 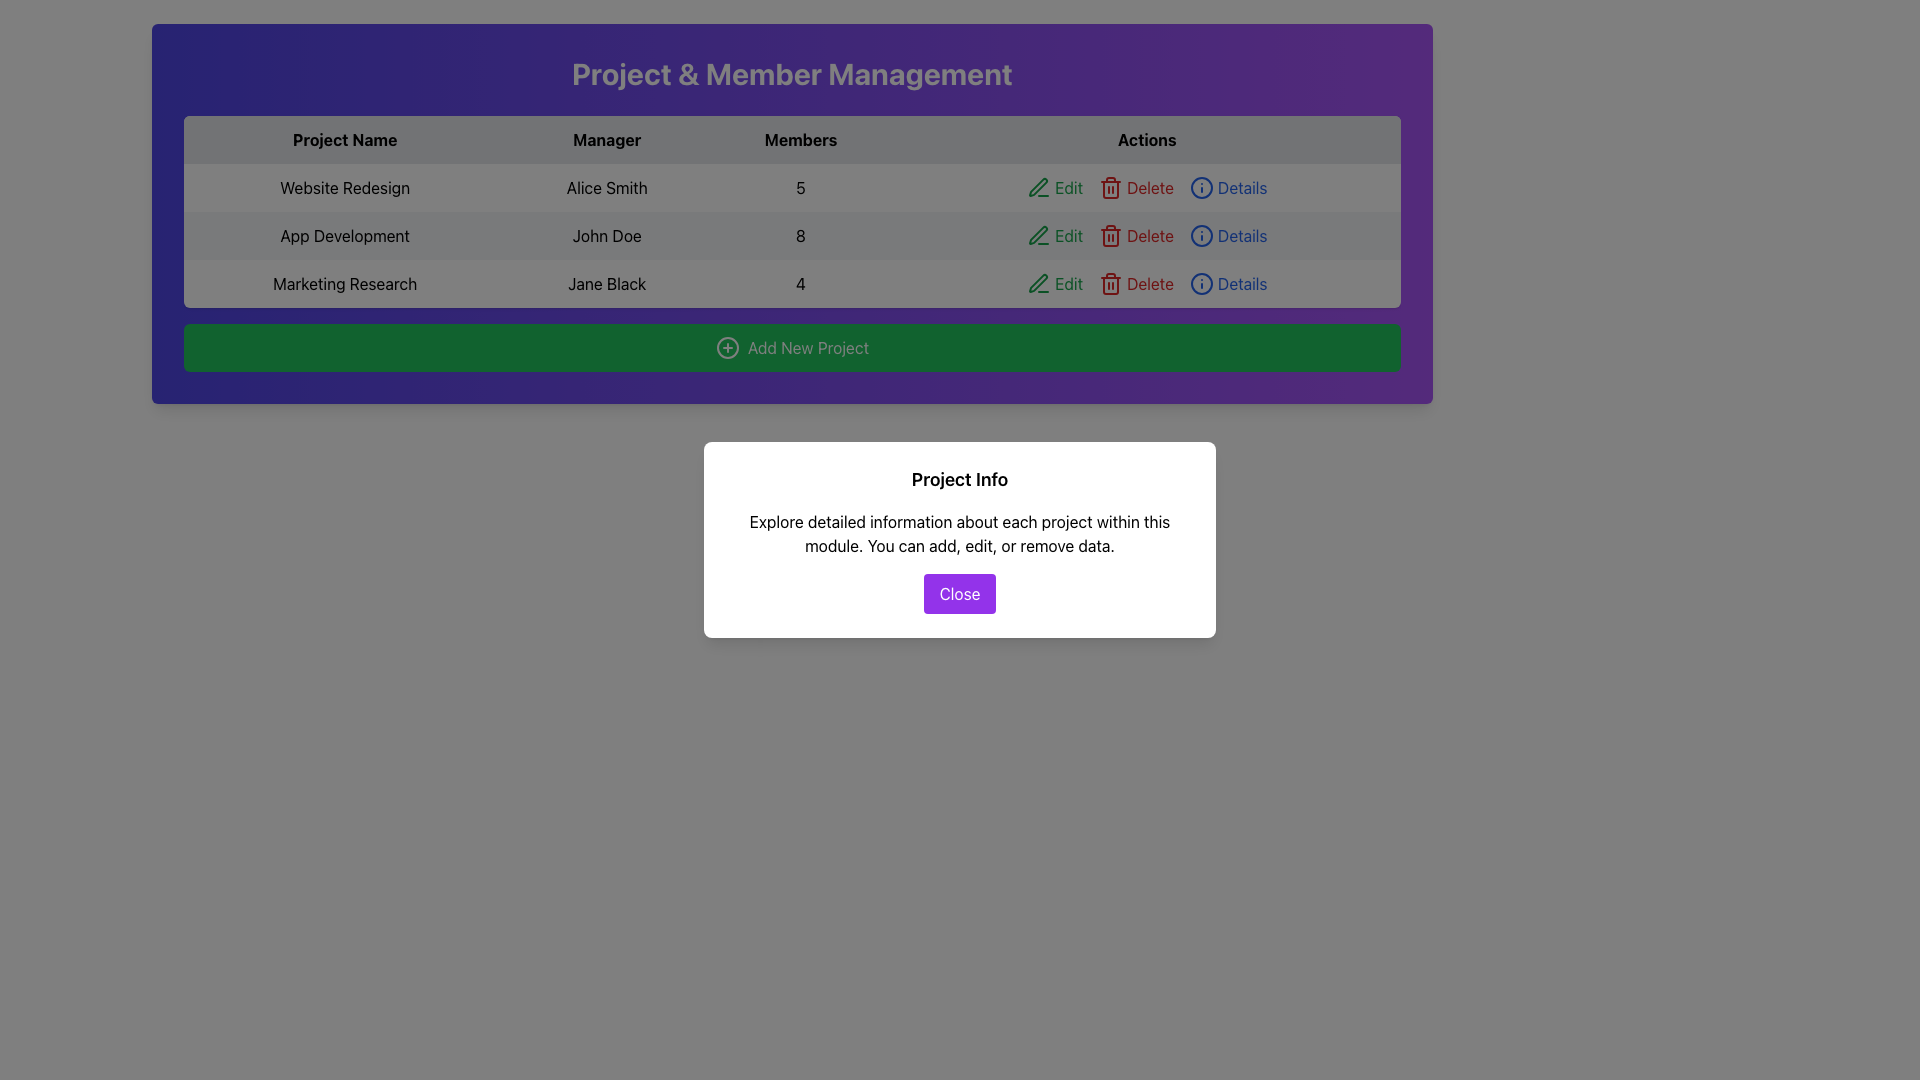 I want to click on the non-interactive text display indicating the number of members for the 'Website Redesign' project, located in the third column under the 'Members' heading, so click(x=801, y=188).